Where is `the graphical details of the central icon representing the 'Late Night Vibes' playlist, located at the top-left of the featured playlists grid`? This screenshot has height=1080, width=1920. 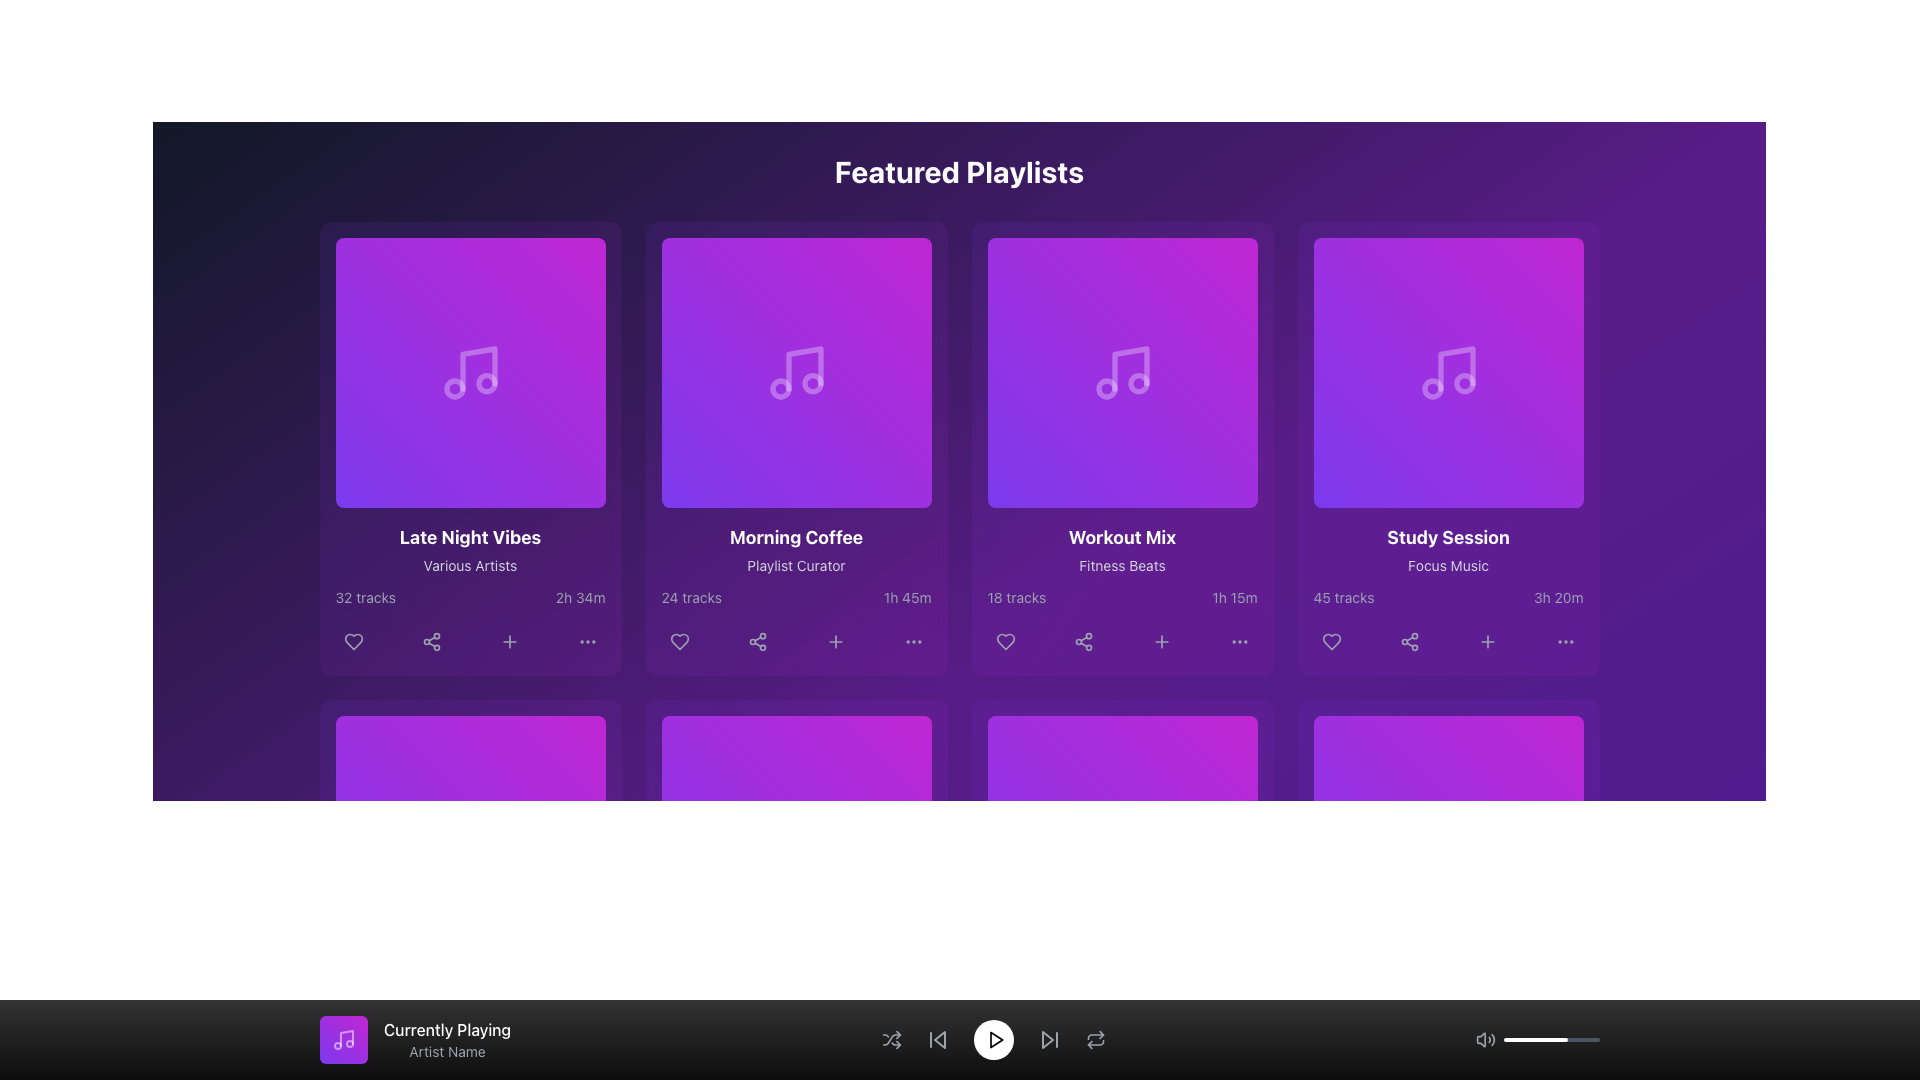 the graphical details of the central icon representing the 'Late Night Vibes' playlist, located at the top-left of the featured playlists grid is located at coordinates (469, 373).